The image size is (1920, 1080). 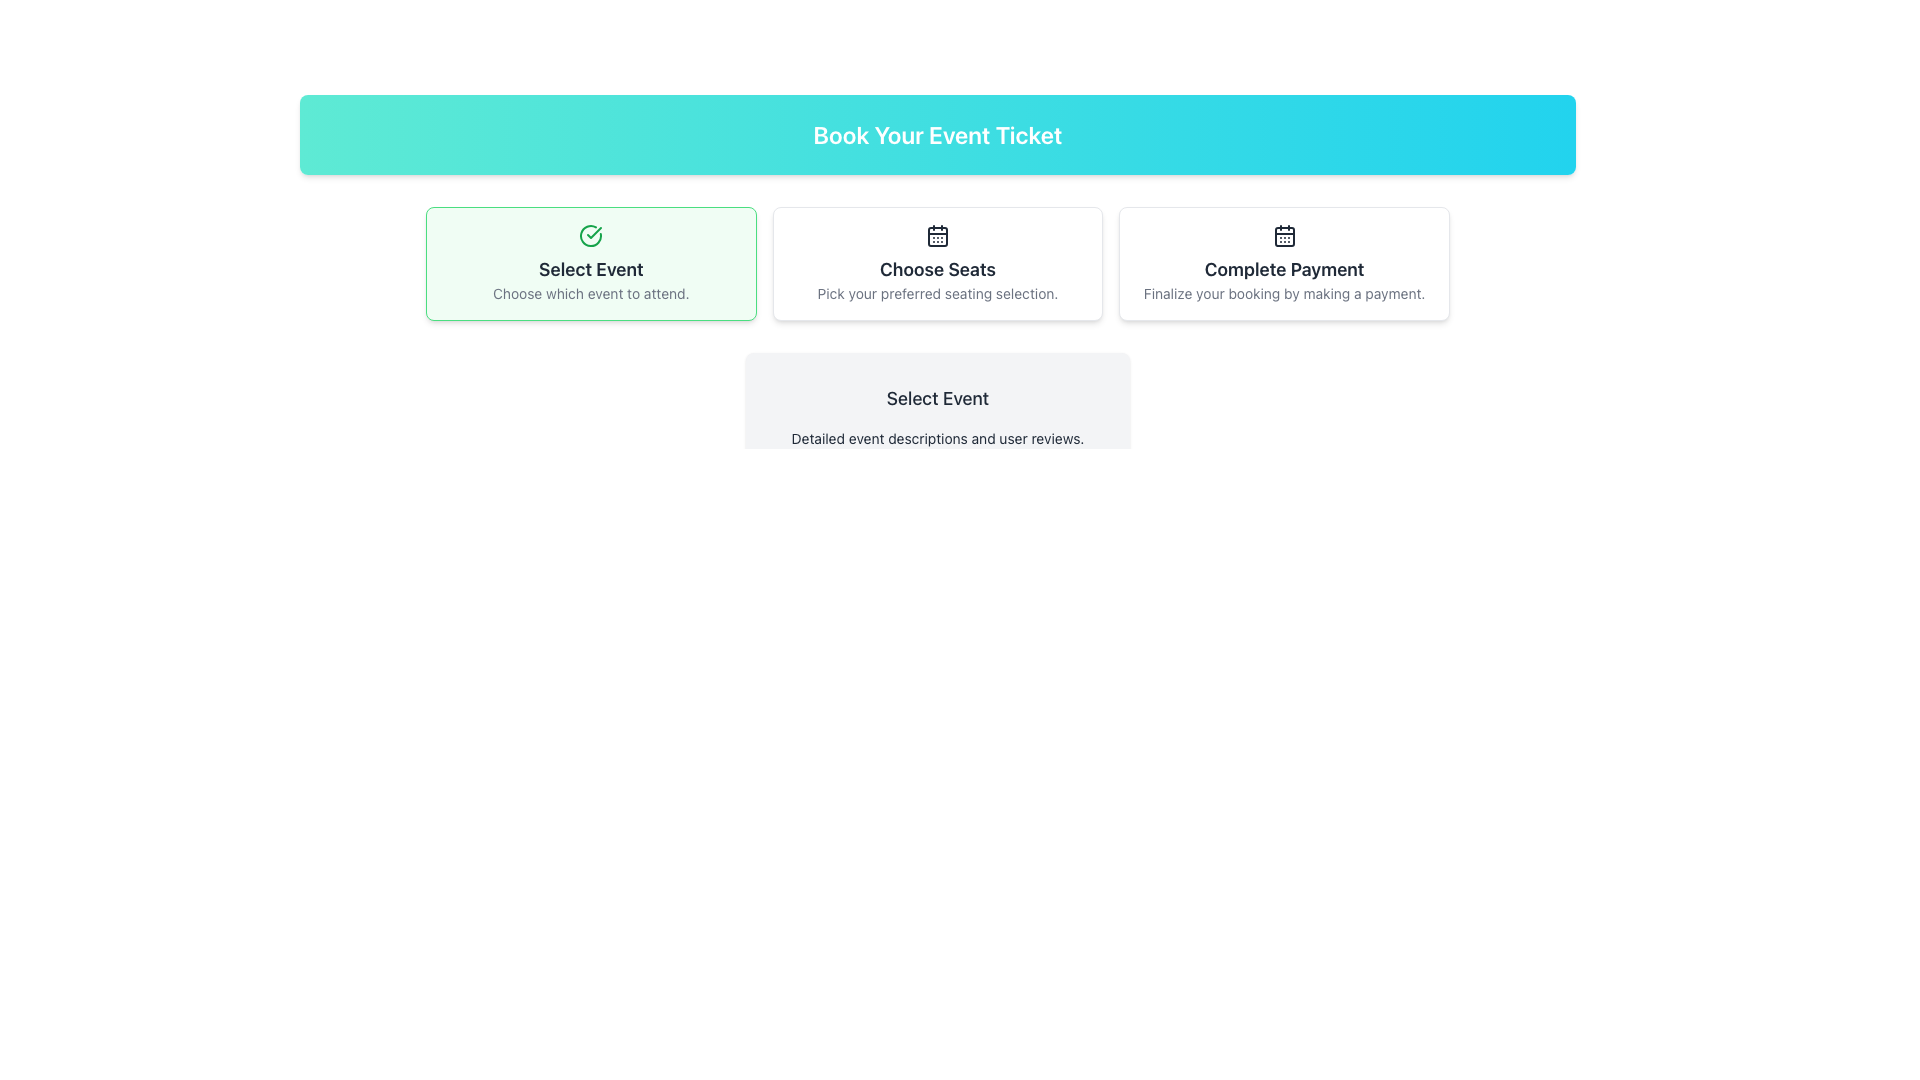 I want to click on the Text element that serves as a label for seating preference, positioned below a calendar icon and above the subtitle 'Pick your preferred seating selection.', so click(x=936, y=270).